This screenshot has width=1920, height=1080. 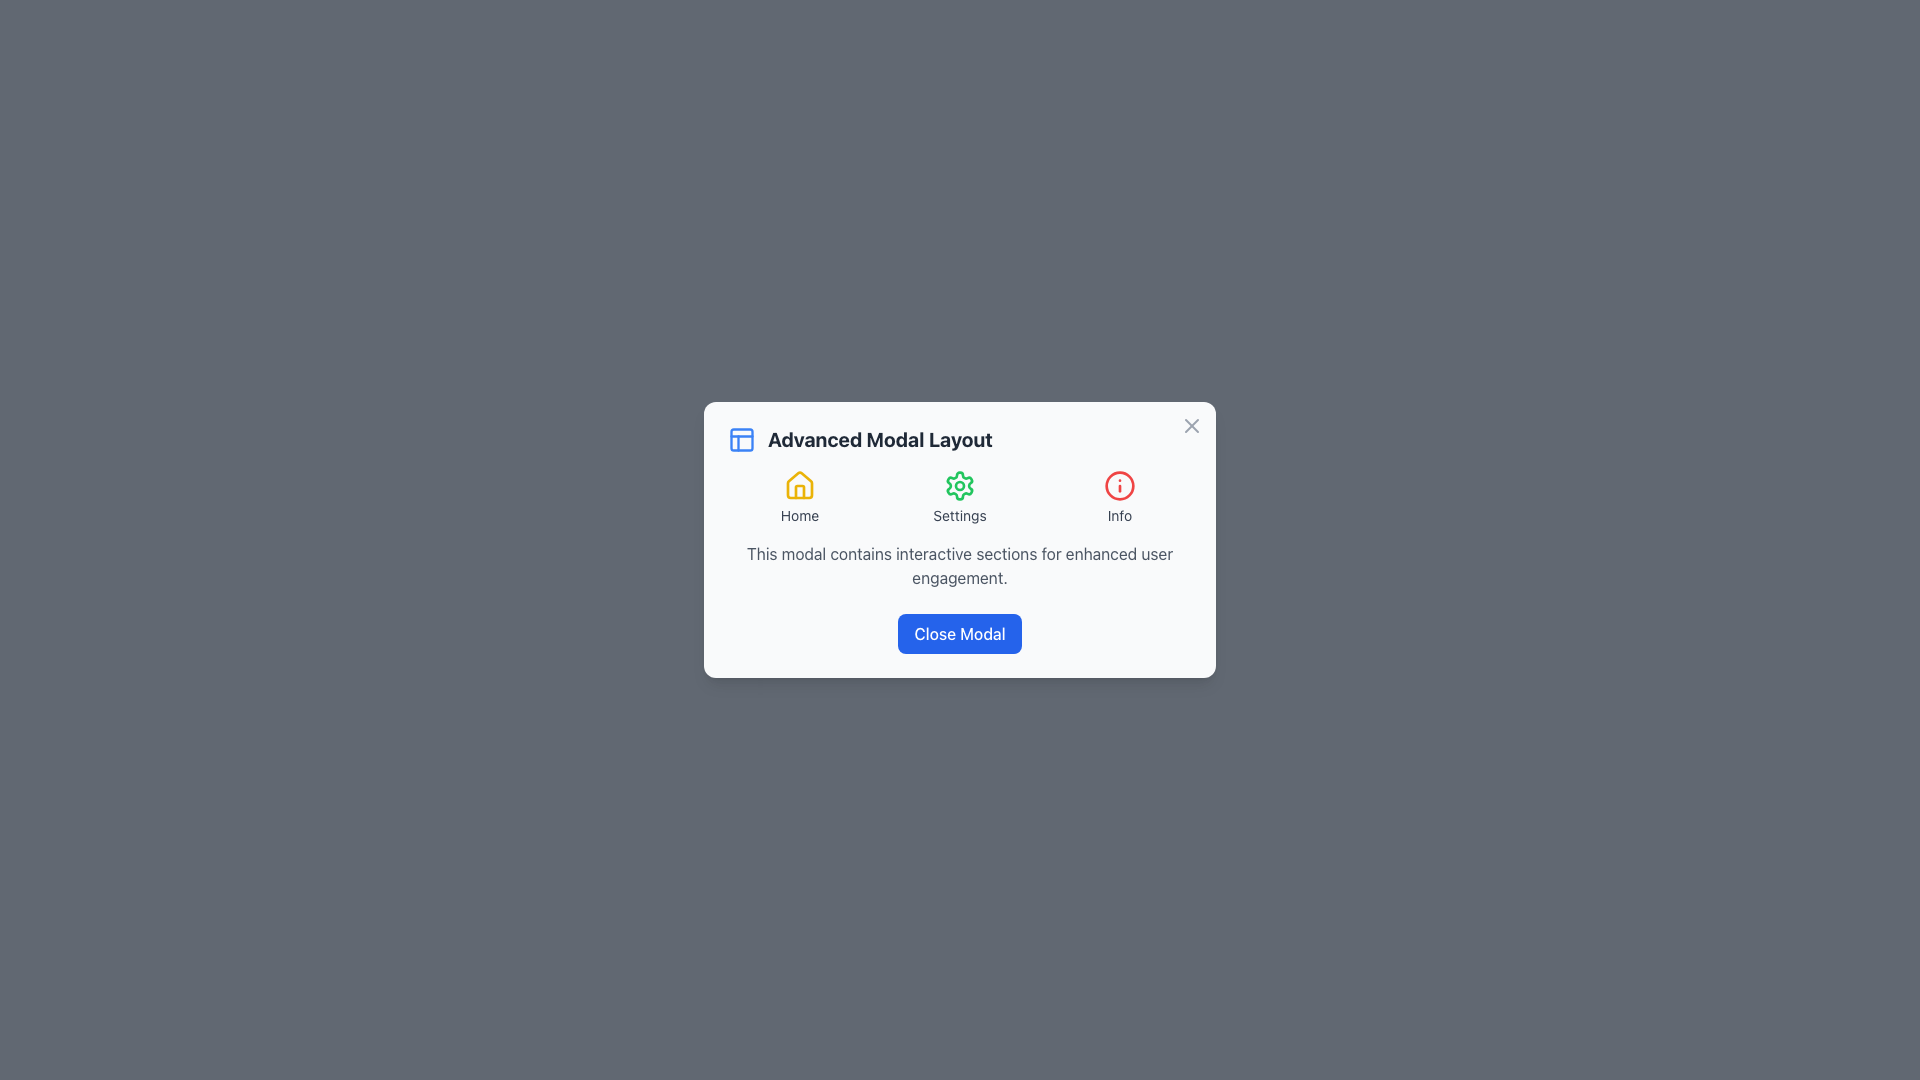 I want to click on the 'Home' icon with text label, which is the first item in a horizontal grid of options, aligned to the left, so click(x=800, y=496).